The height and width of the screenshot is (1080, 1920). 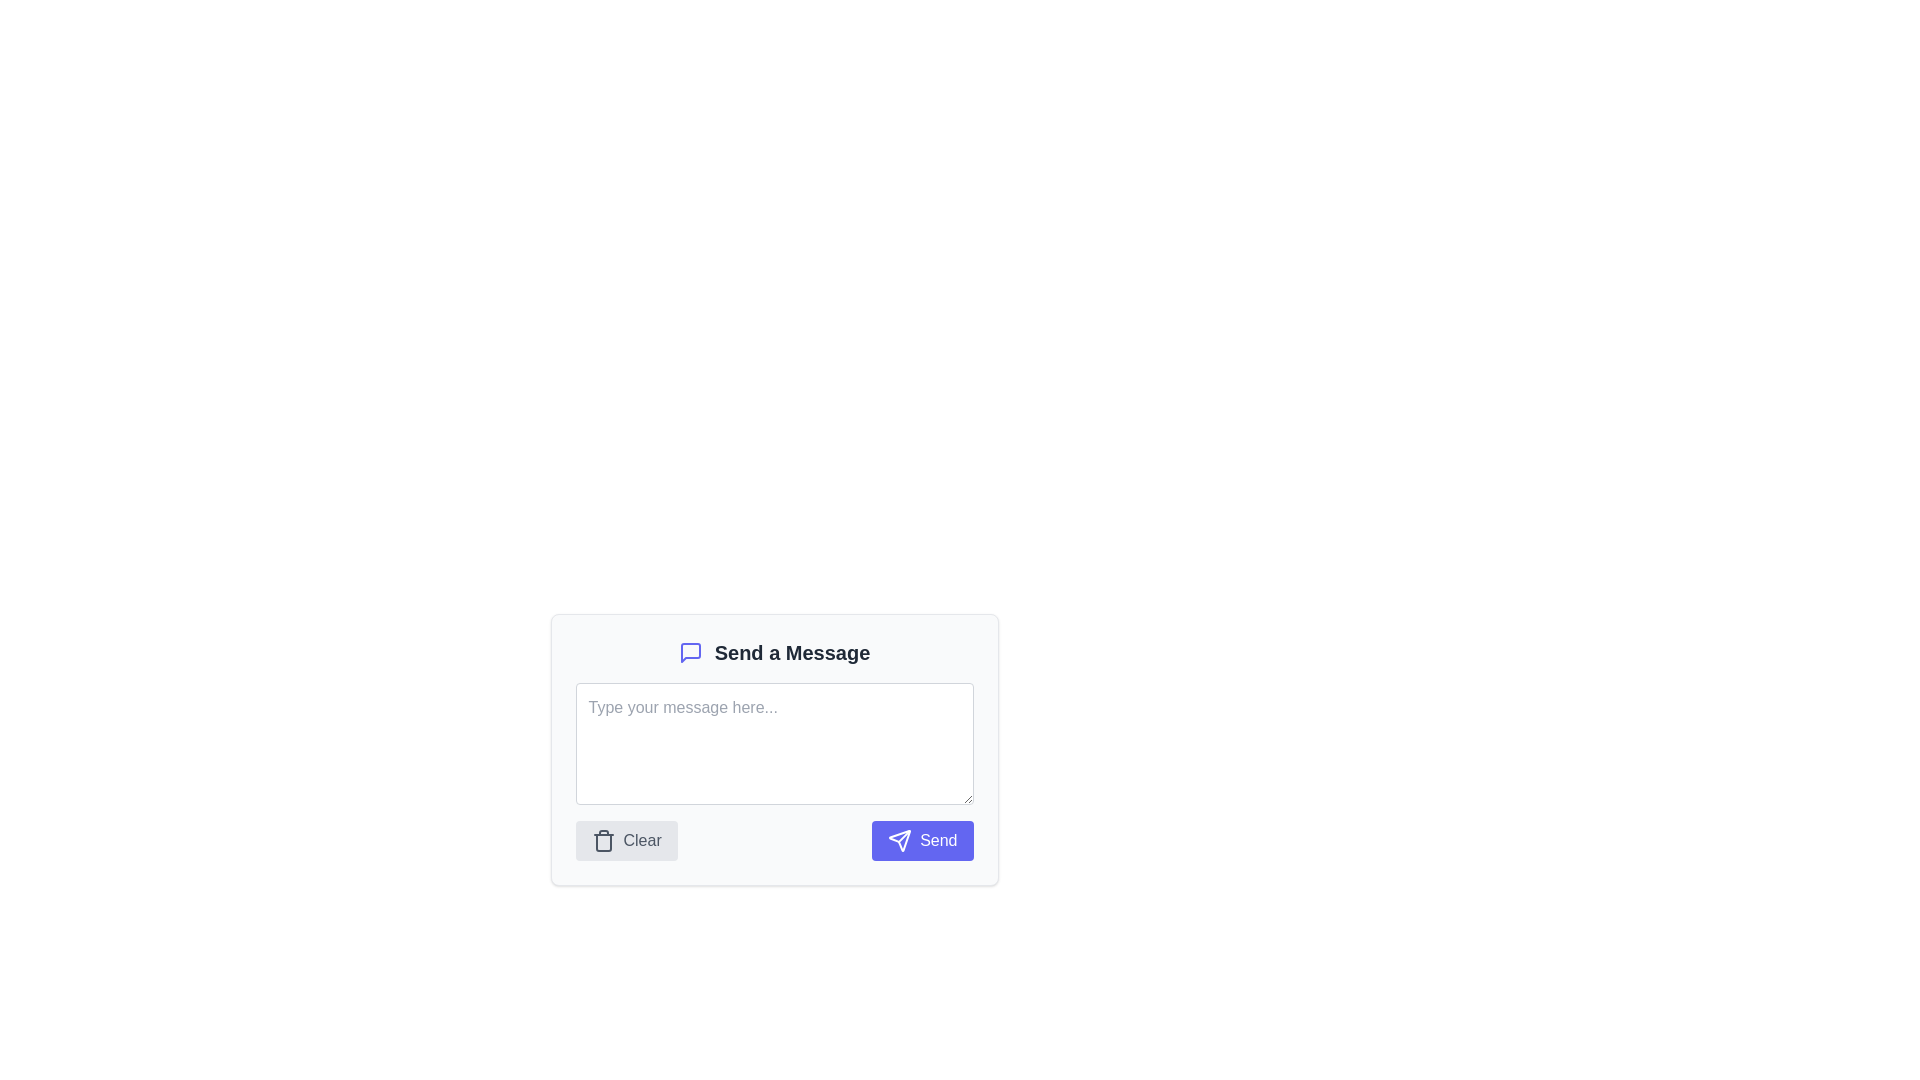 I want to click on the Clear icon located to the left of the 'Clear' text label within the Clear button at the bottom-left corner of the message input section, so click(x=602, y=840).